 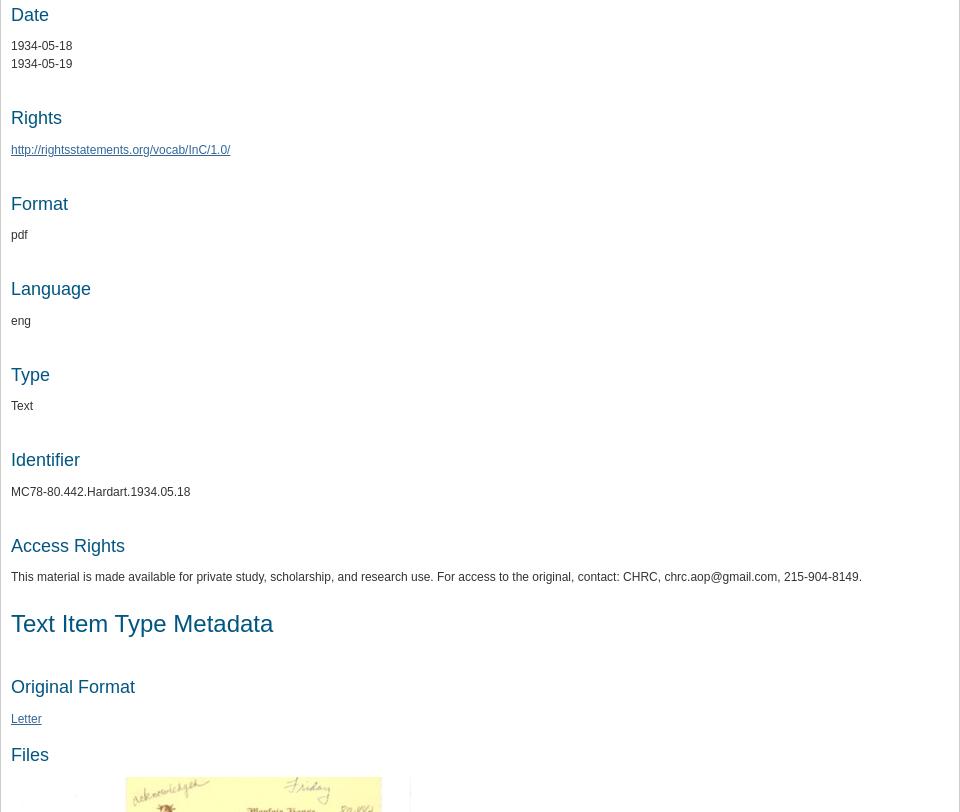 I want to click on 'Type', so click(x=29, y=374).